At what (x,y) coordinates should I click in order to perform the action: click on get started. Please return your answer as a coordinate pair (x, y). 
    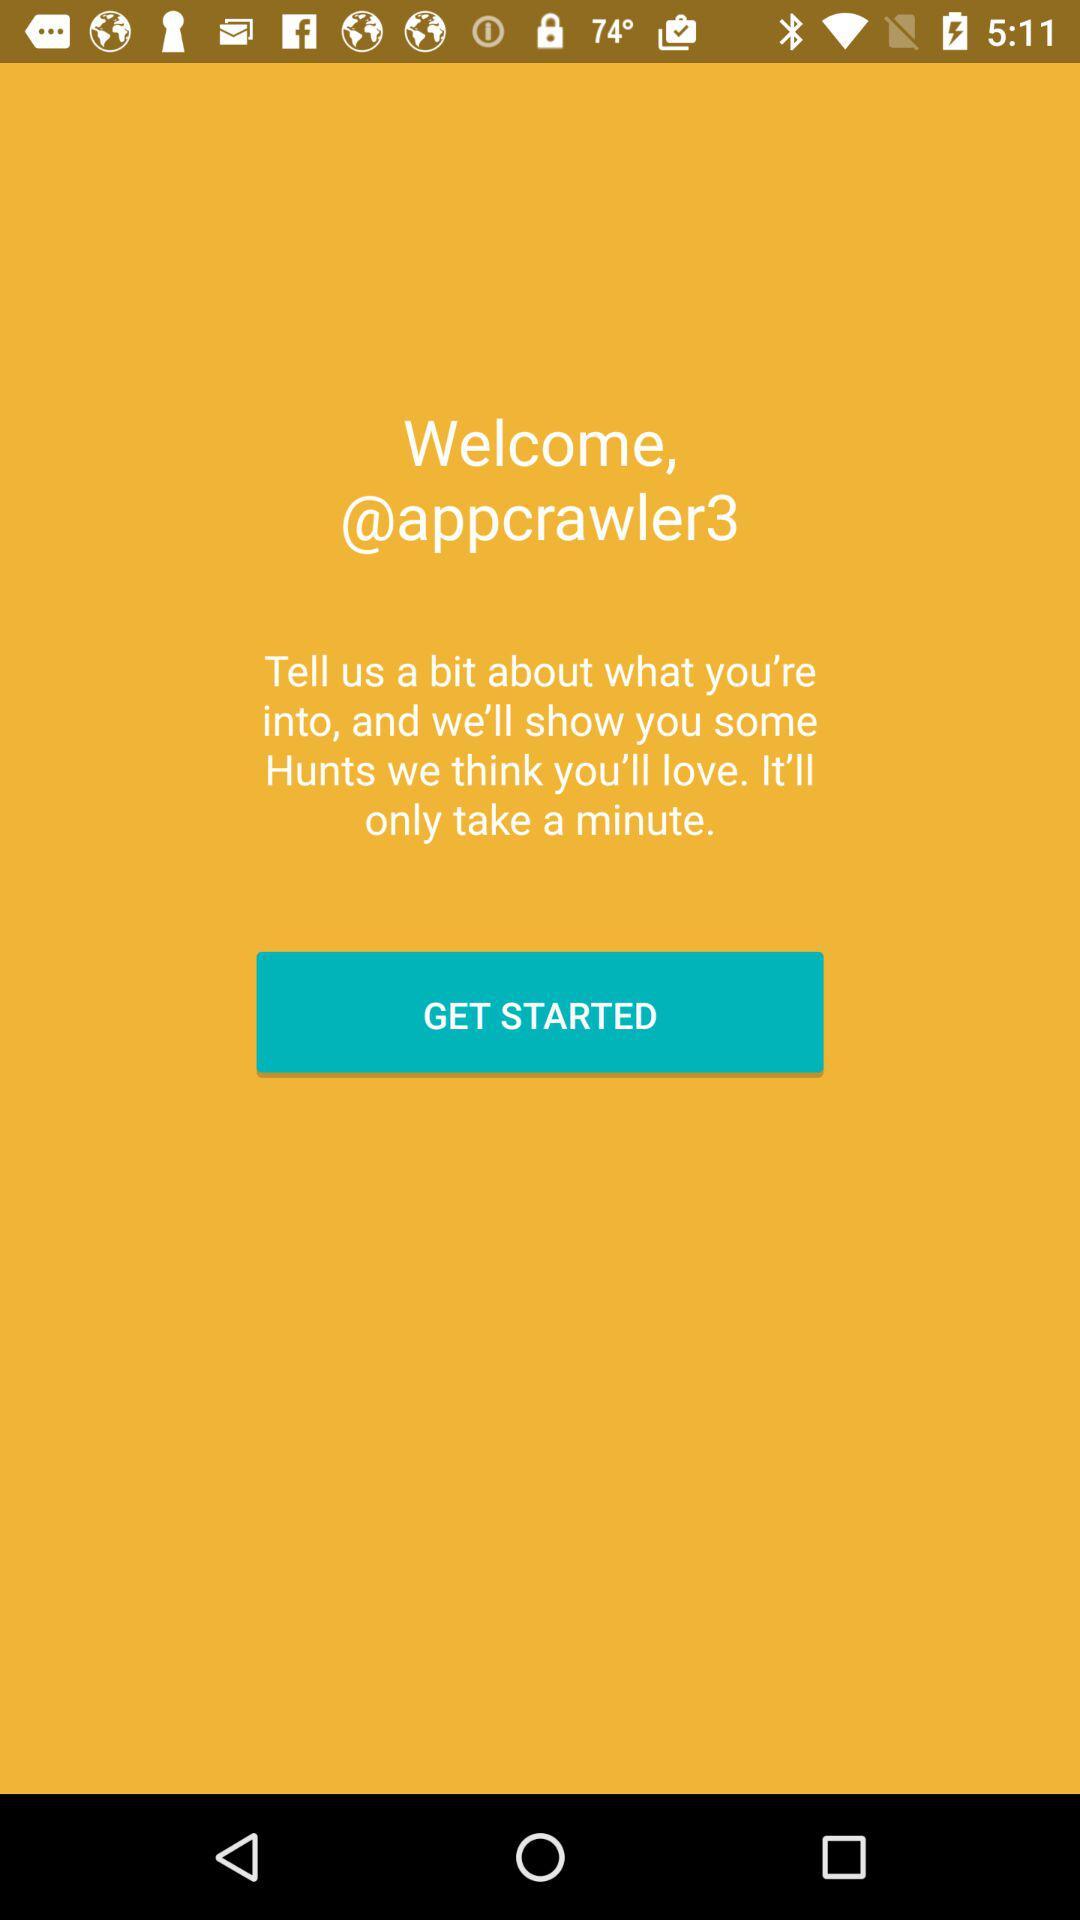
    Looking at the image, I should click on (540, 1014).